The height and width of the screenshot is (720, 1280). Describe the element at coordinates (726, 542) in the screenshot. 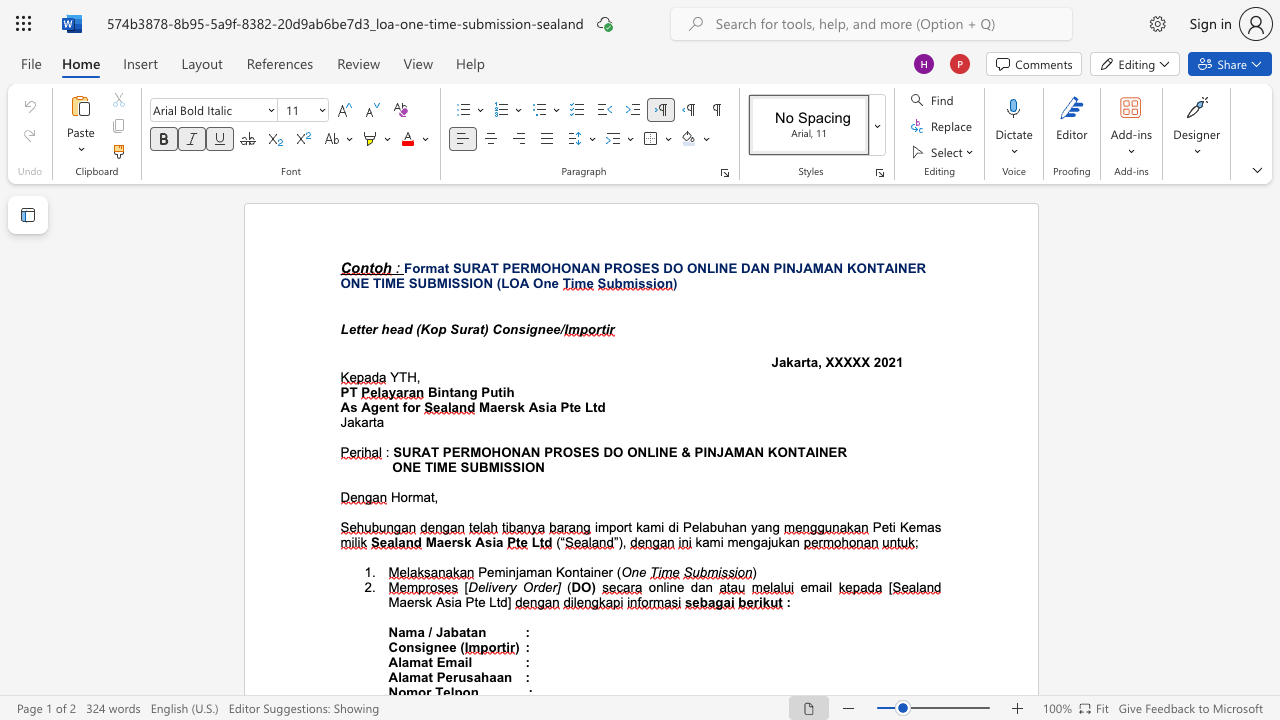

I see `the subset text "men" within the text "mengajukan"` at that location.